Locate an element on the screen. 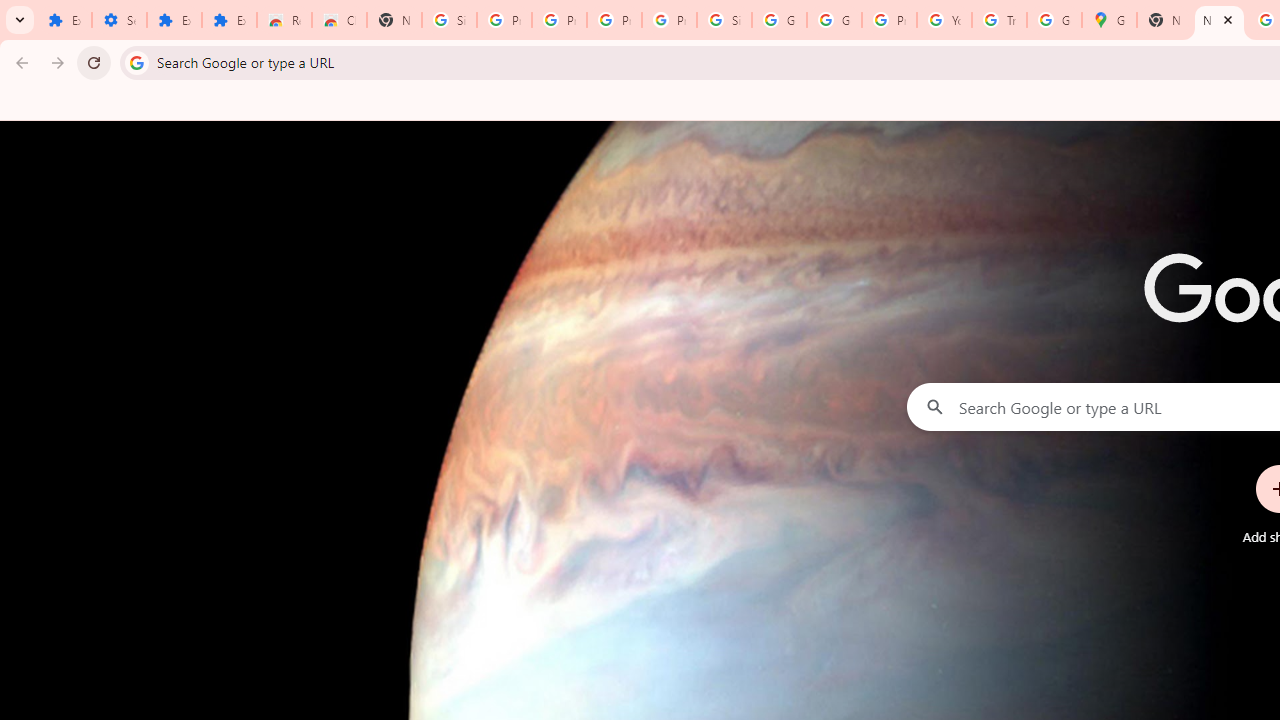 This screenshot has height=720, width=1280. 'Sign in - Google Accounts' is located at coordinates (448, 20).